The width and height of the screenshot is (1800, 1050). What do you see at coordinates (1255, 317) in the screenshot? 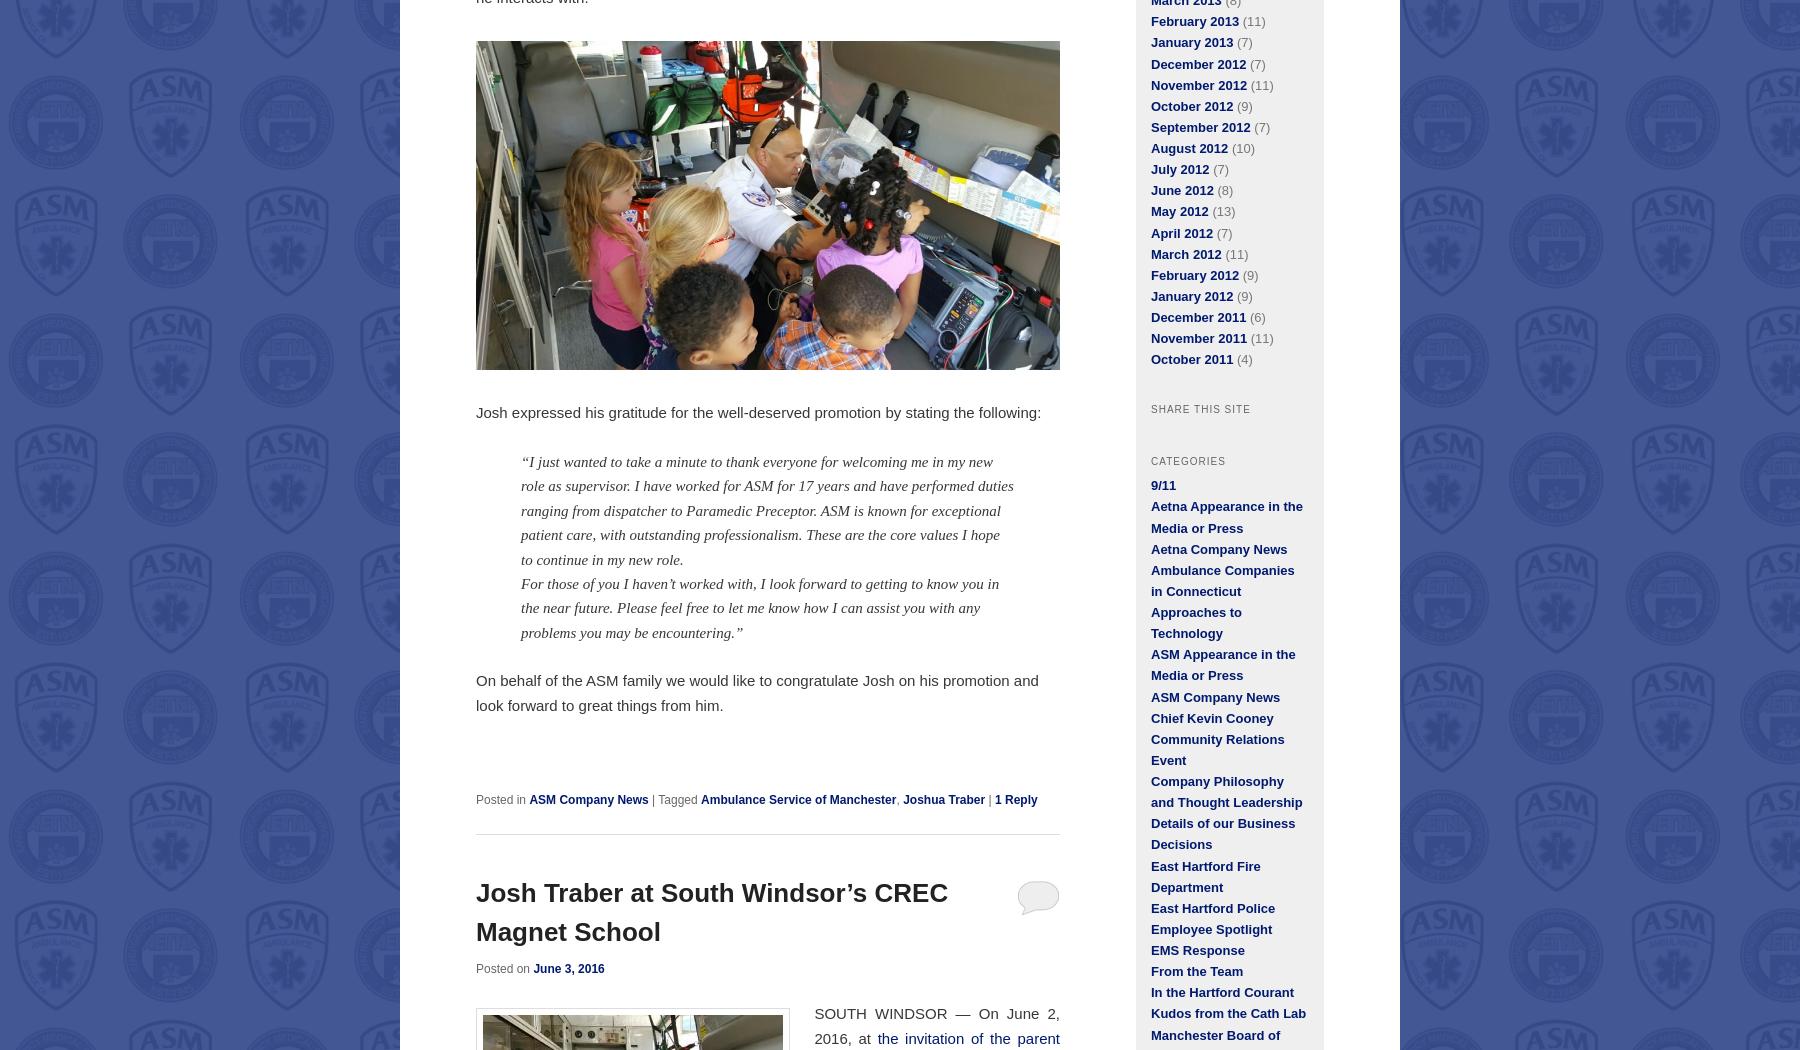
I see `'(6)'` at bounding box center [1255, 317].